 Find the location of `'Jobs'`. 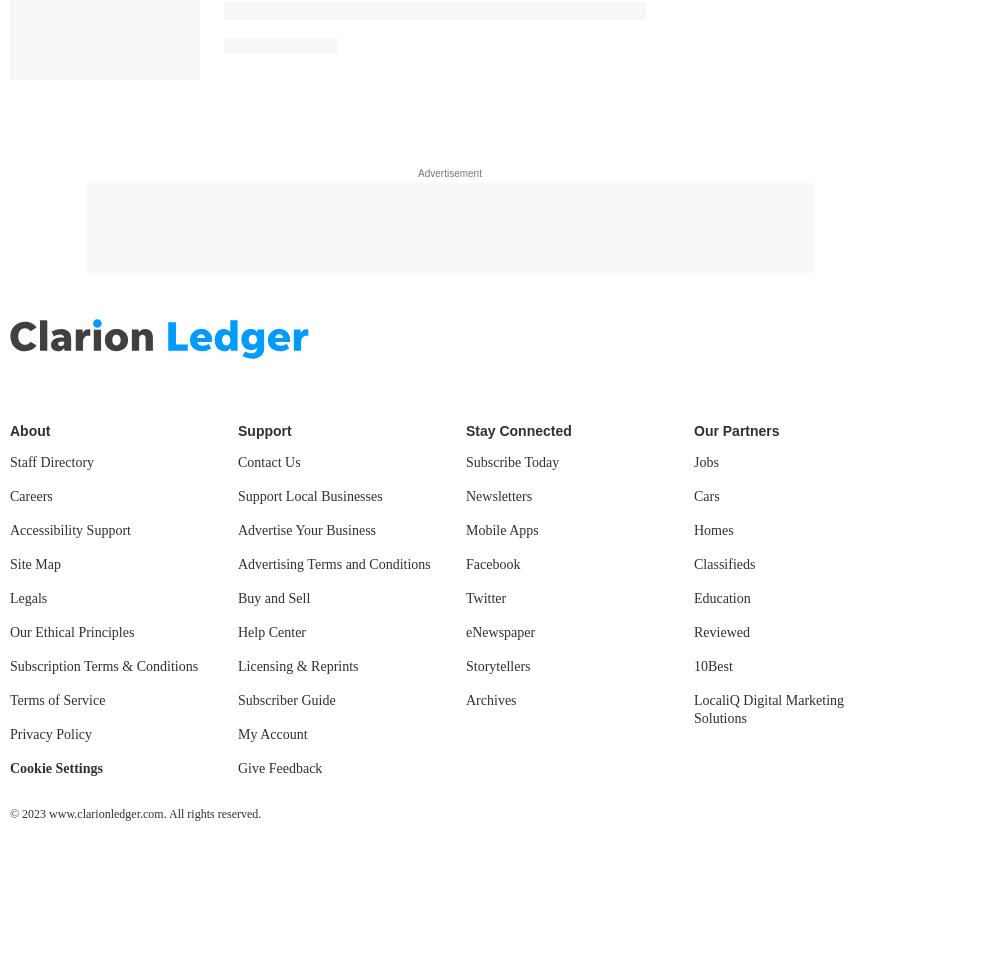

'Jobs' is located at coordinates (705, 461).